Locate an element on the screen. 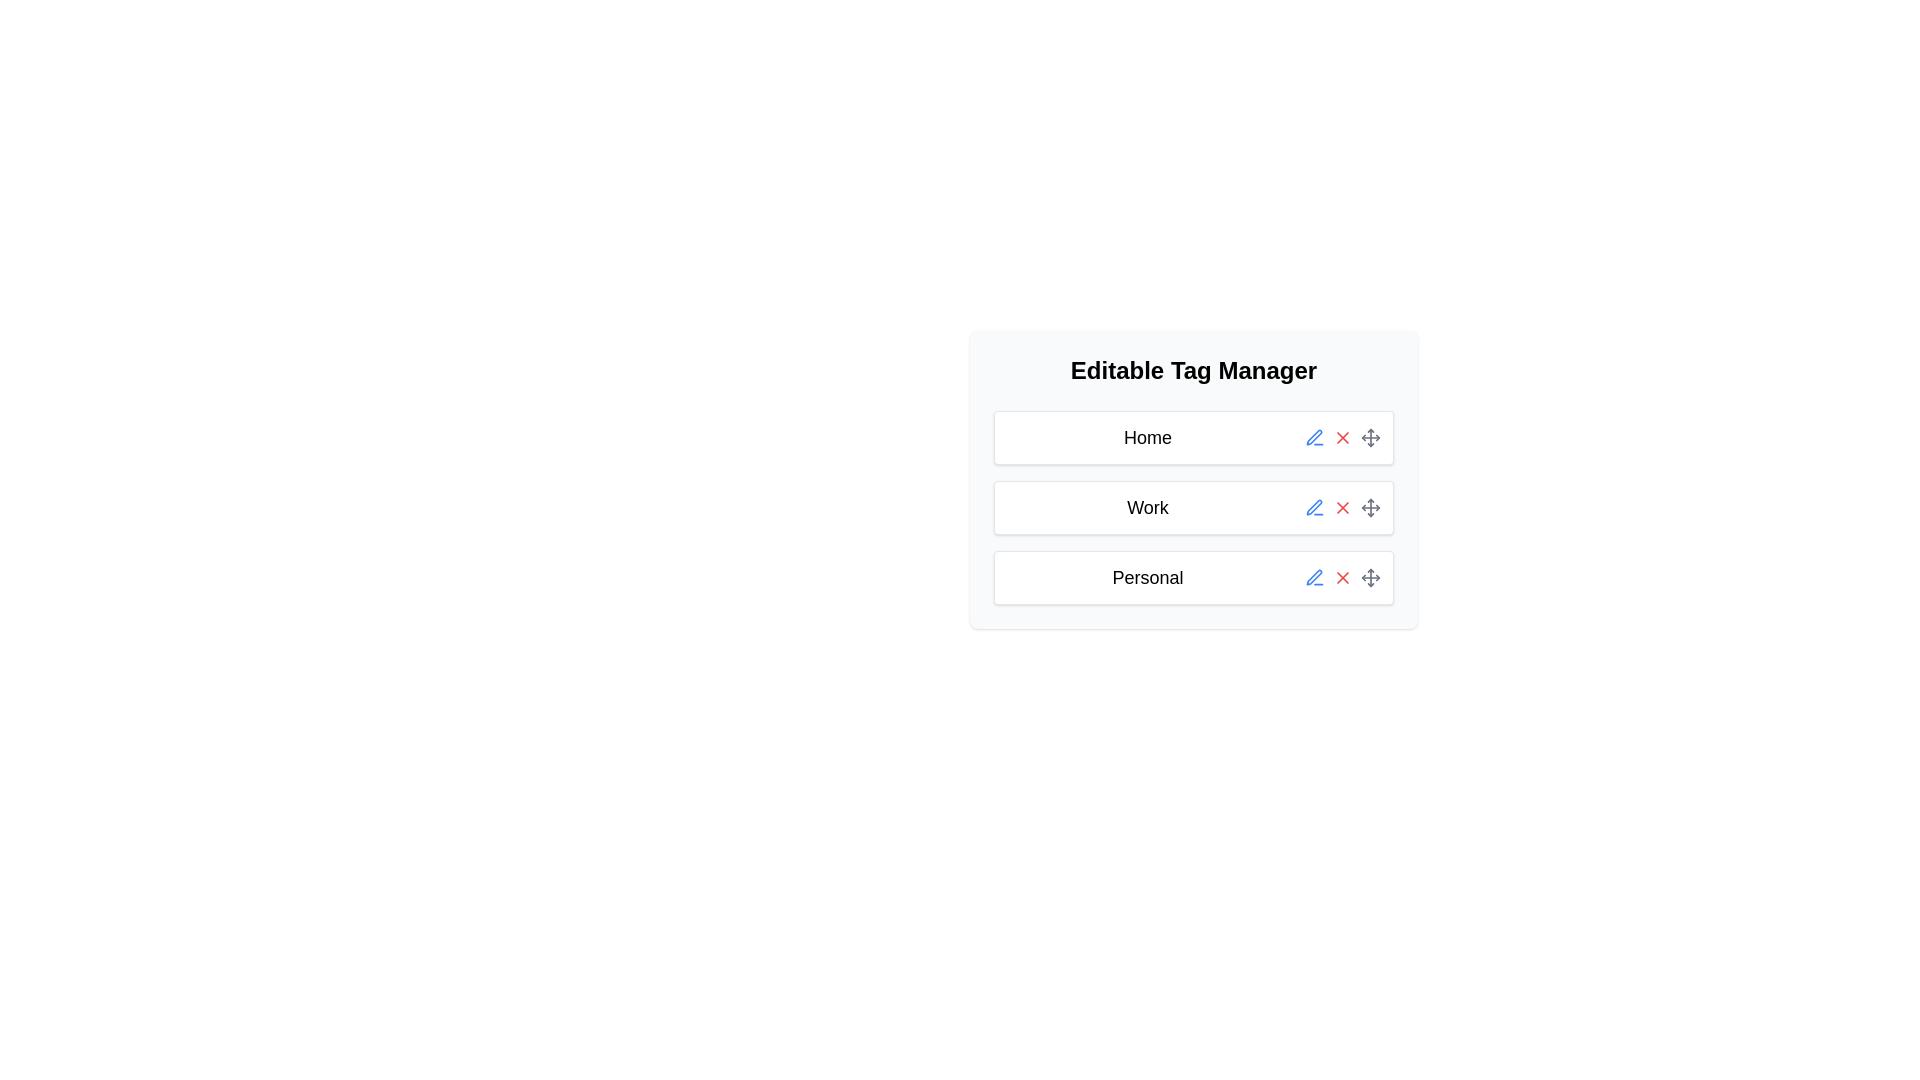  the red 'X' button located to the right of the third row labeled 'Personal' is located at coordinates (1343, 578).